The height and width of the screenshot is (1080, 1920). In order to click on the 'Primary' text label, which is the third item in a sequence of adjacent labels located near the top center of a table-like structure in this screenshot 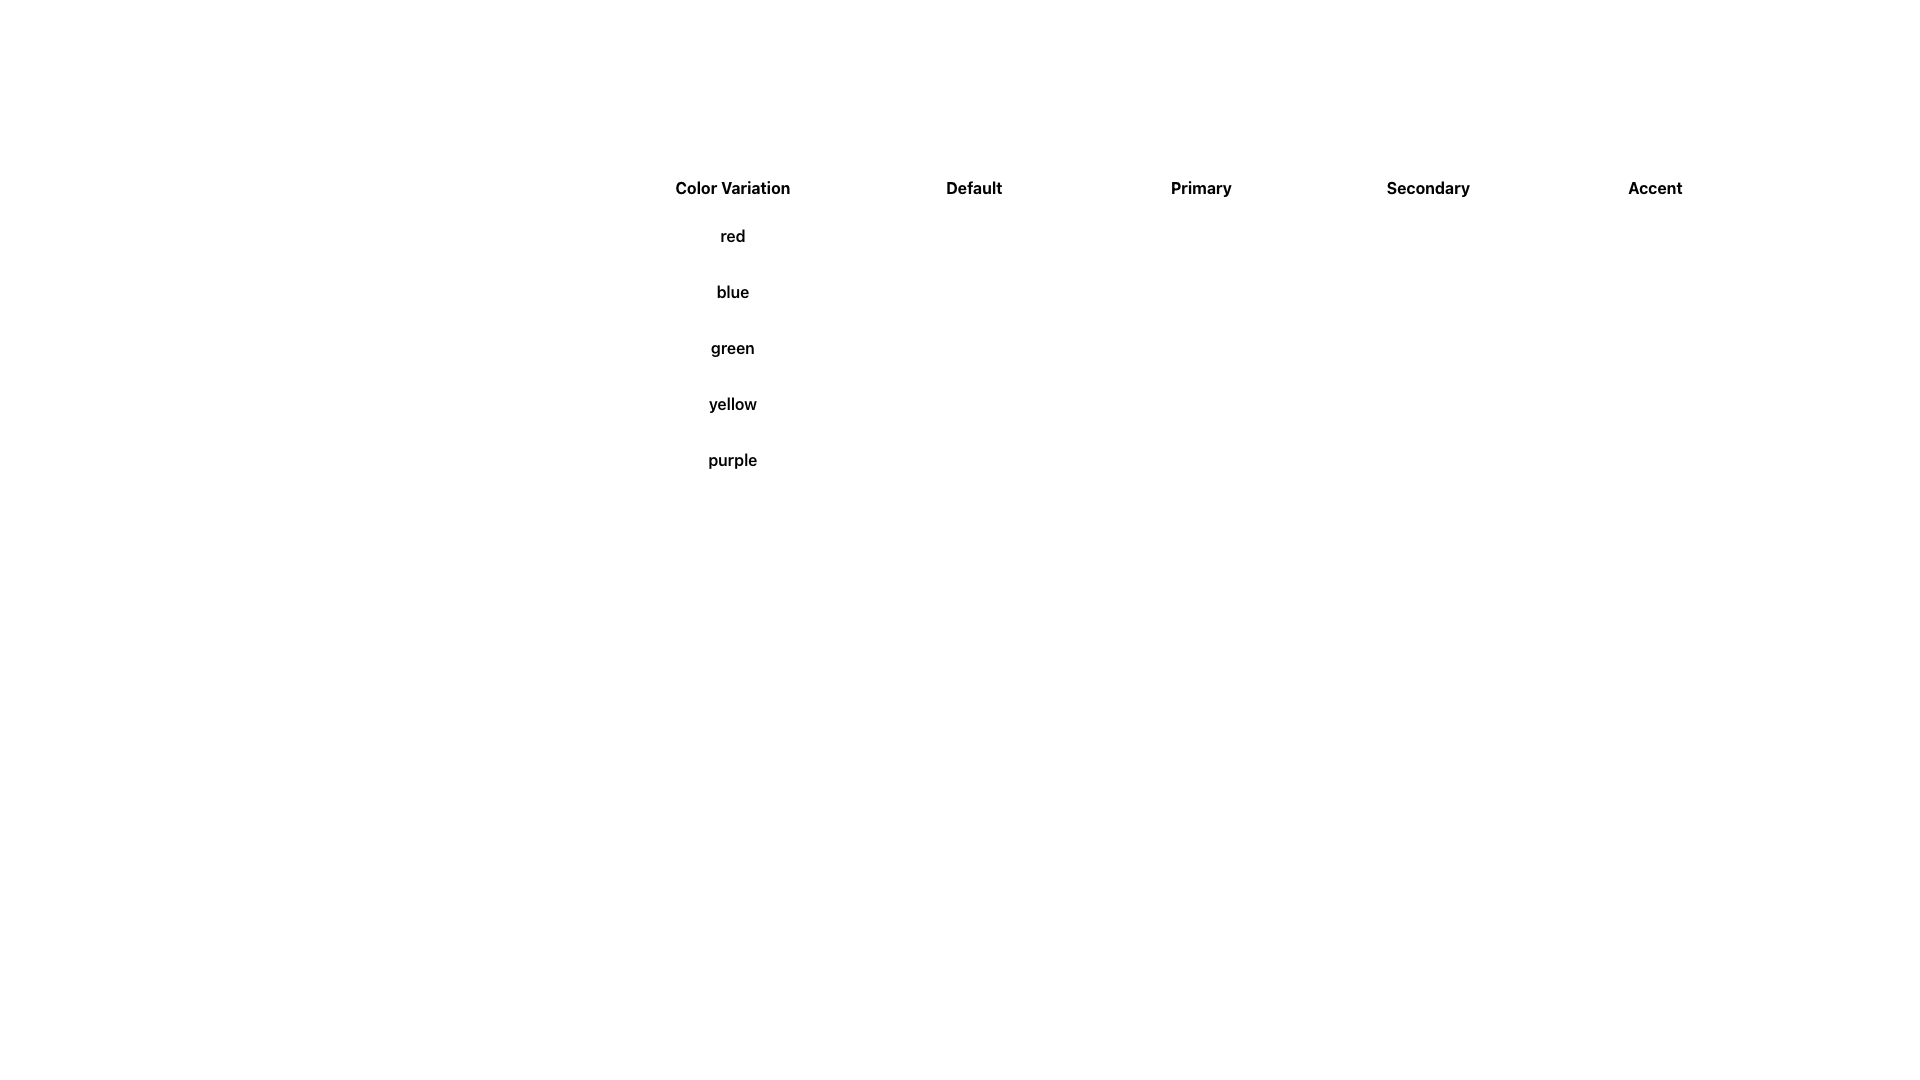, I will do `click(1186, 188)`.